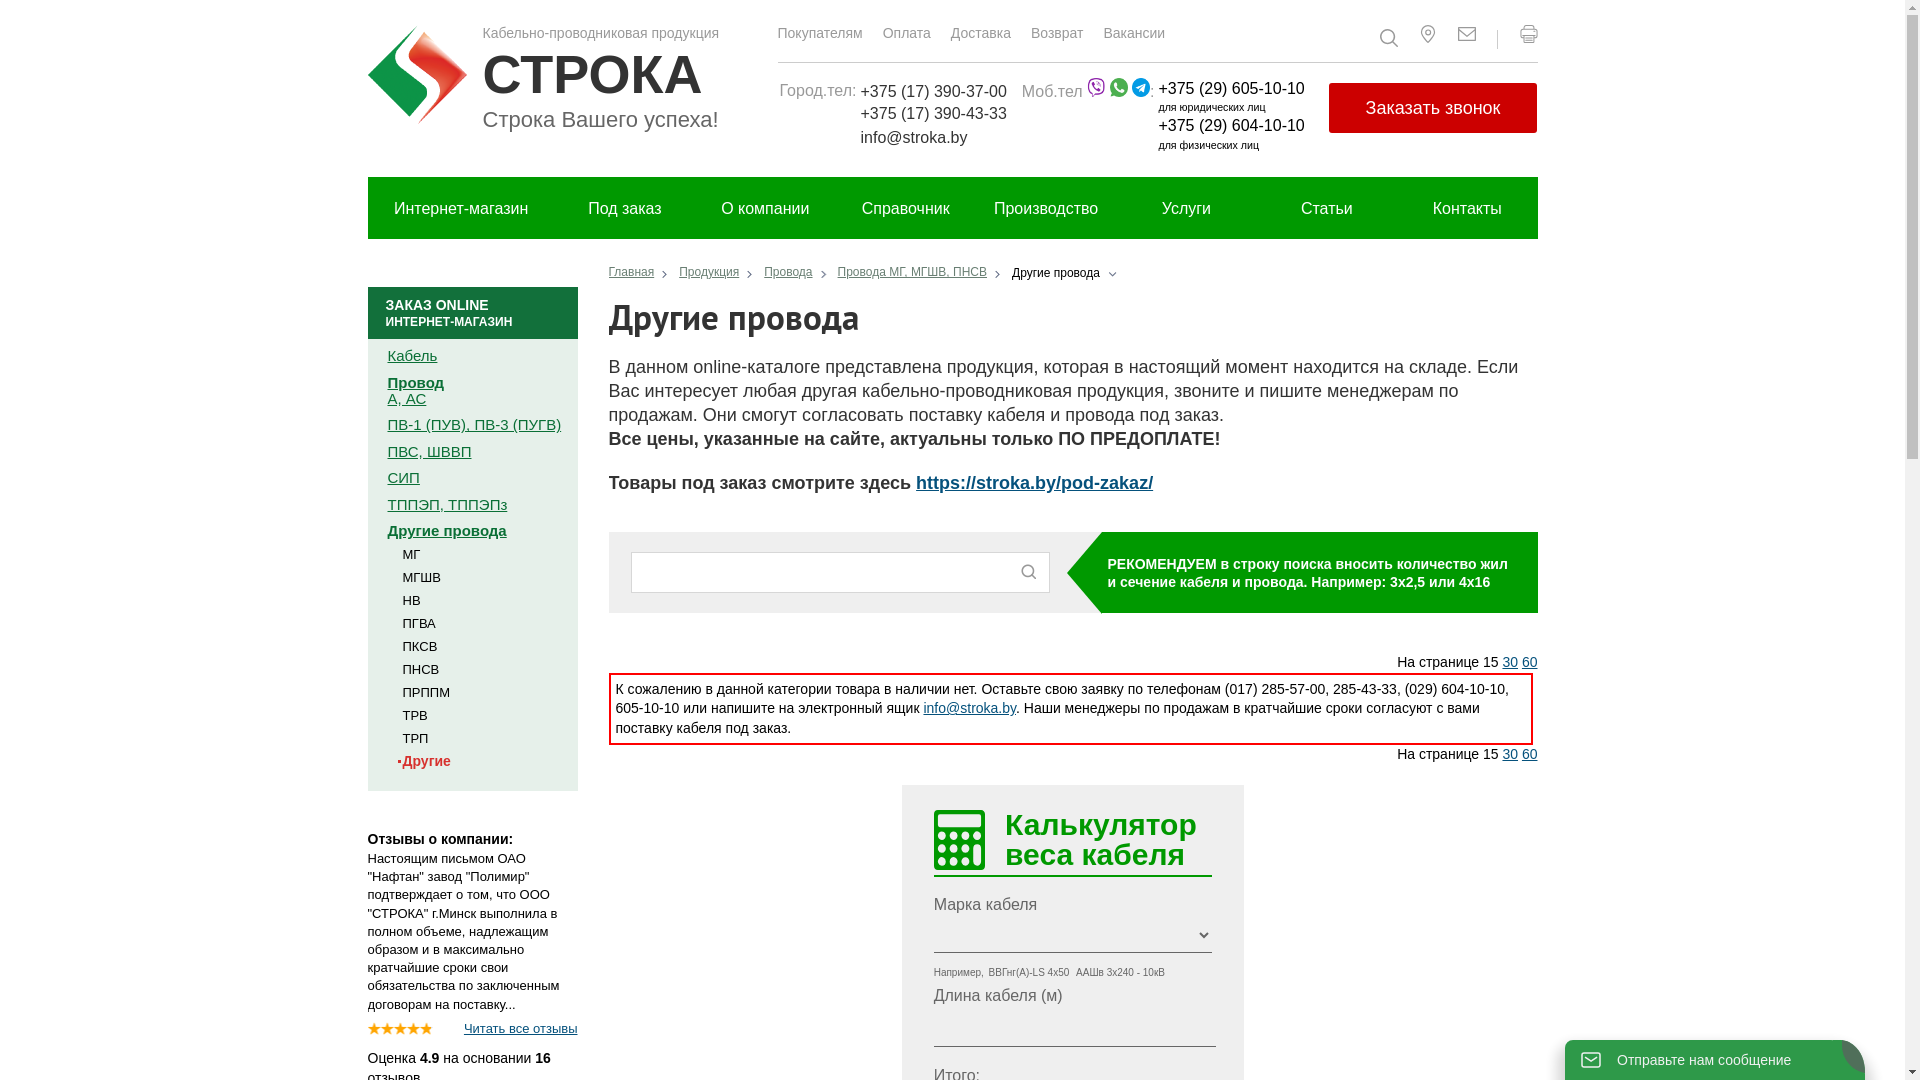 The height and width of the screenshot is (1080, 1920). Describe the element at coordinates (933, 114) in the screenshot. I see `'+375 (17) 390-43-33'` at that location.